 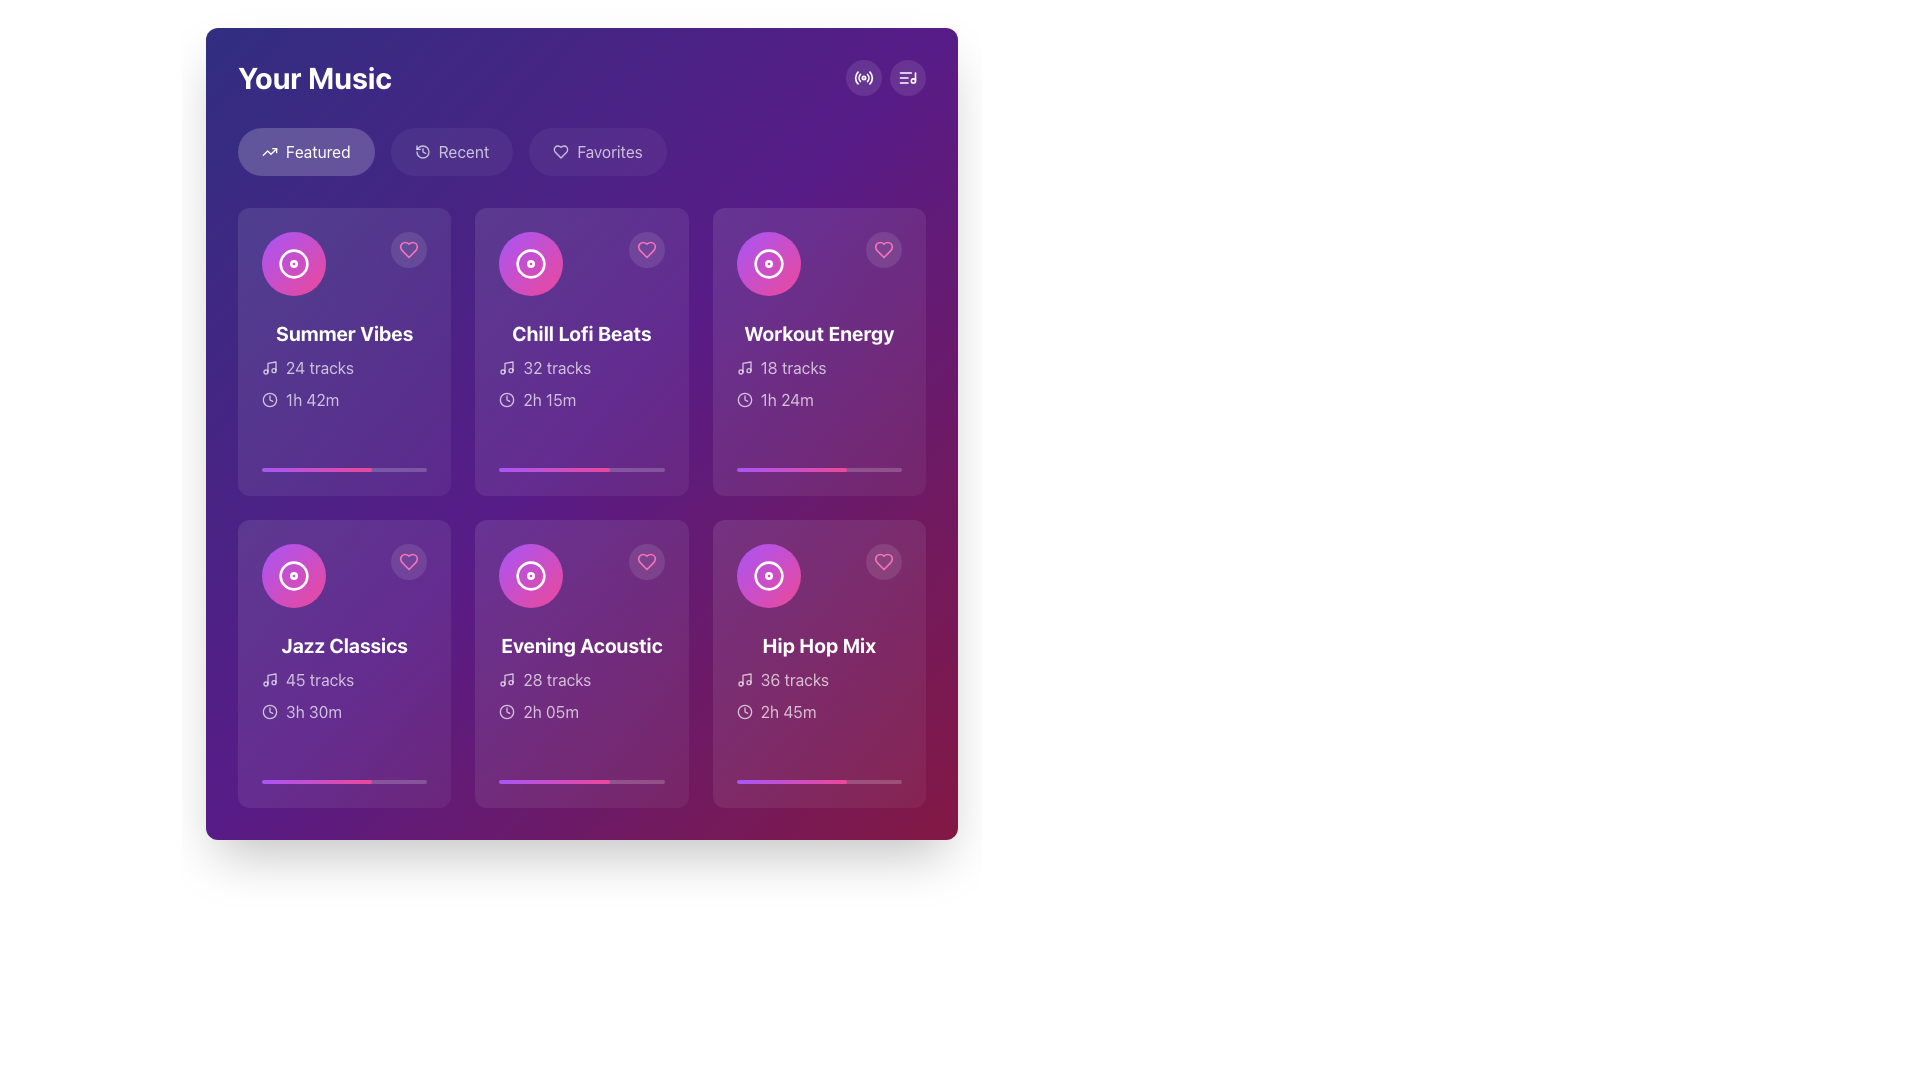 I want to click on the static informational text label displaying metadata about the playlist, which shows the number of tracks and is located under the title of the 'Evening Acoustic' card in the second row of the grid, so click(x=580, y=678).